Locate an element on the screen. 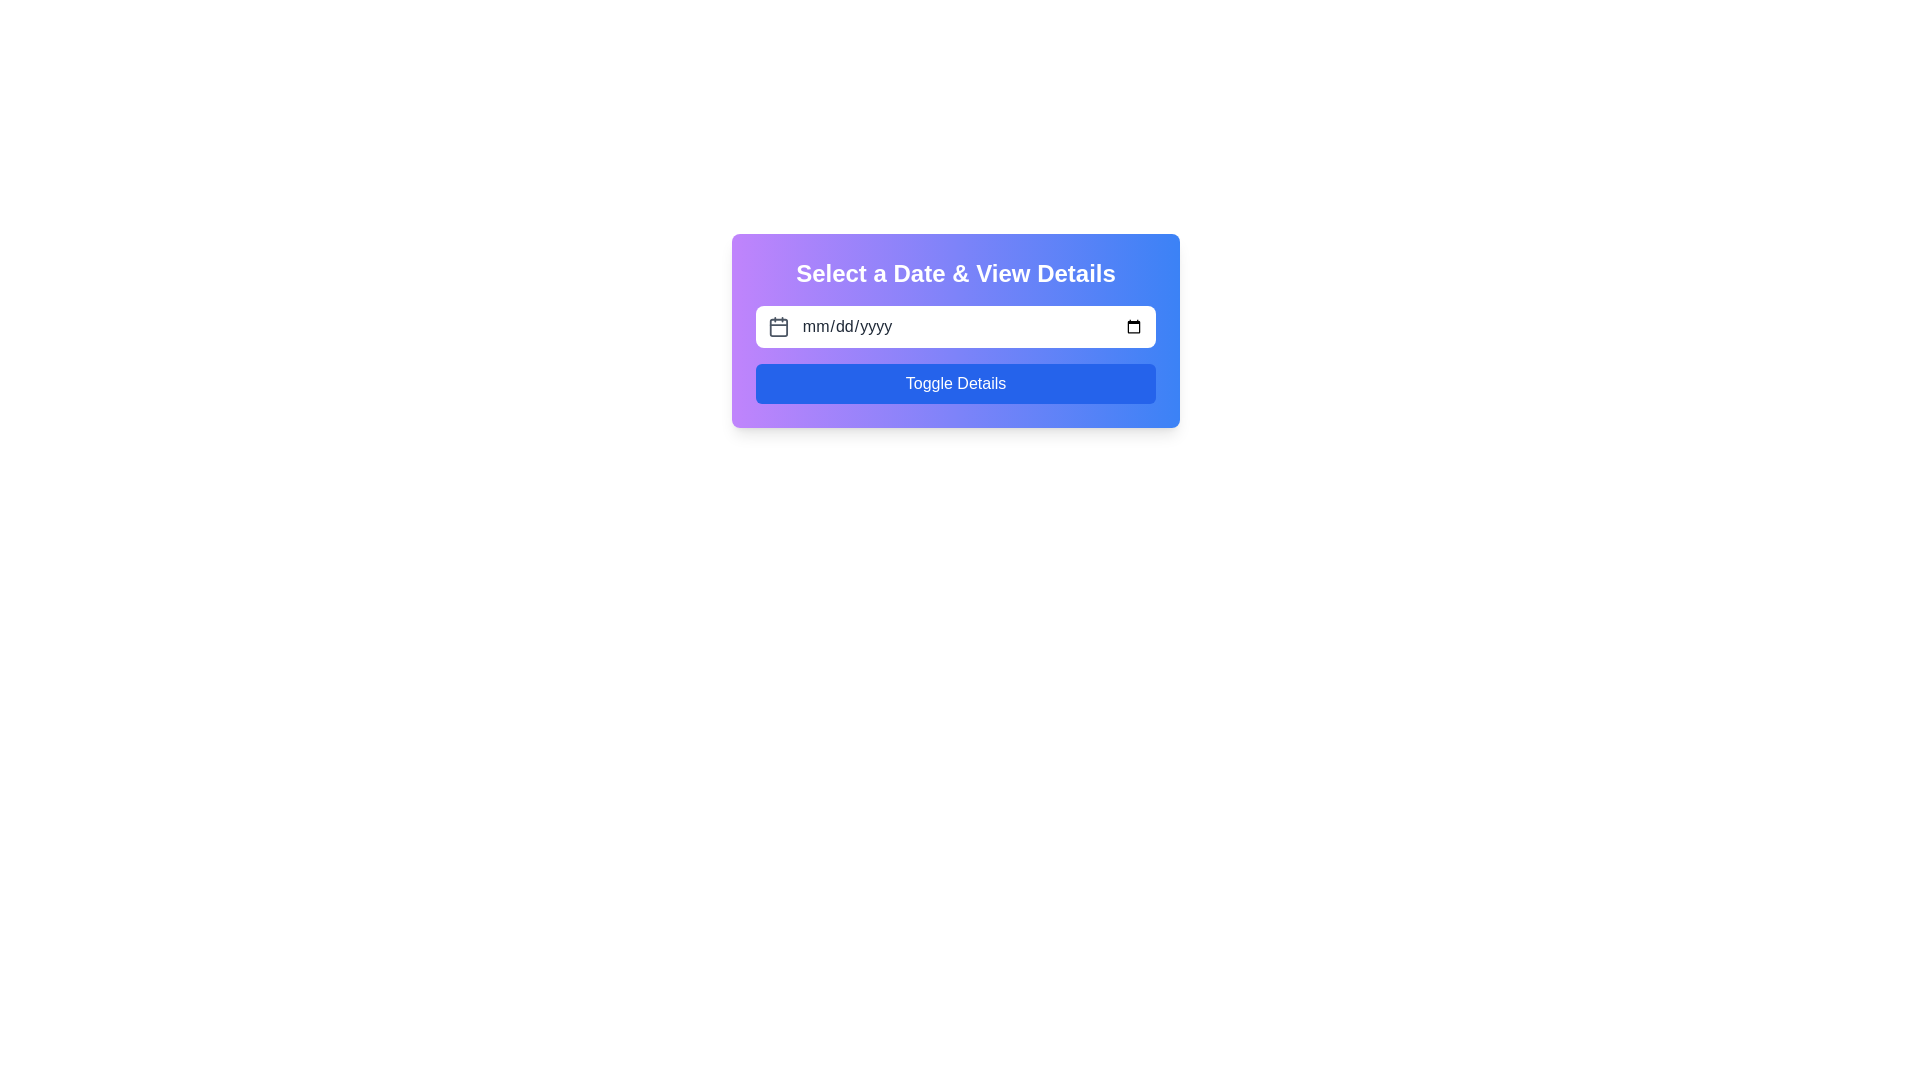  the blue rectangular button labeled 'Toggle Details' is located at coordinates (954, 384).